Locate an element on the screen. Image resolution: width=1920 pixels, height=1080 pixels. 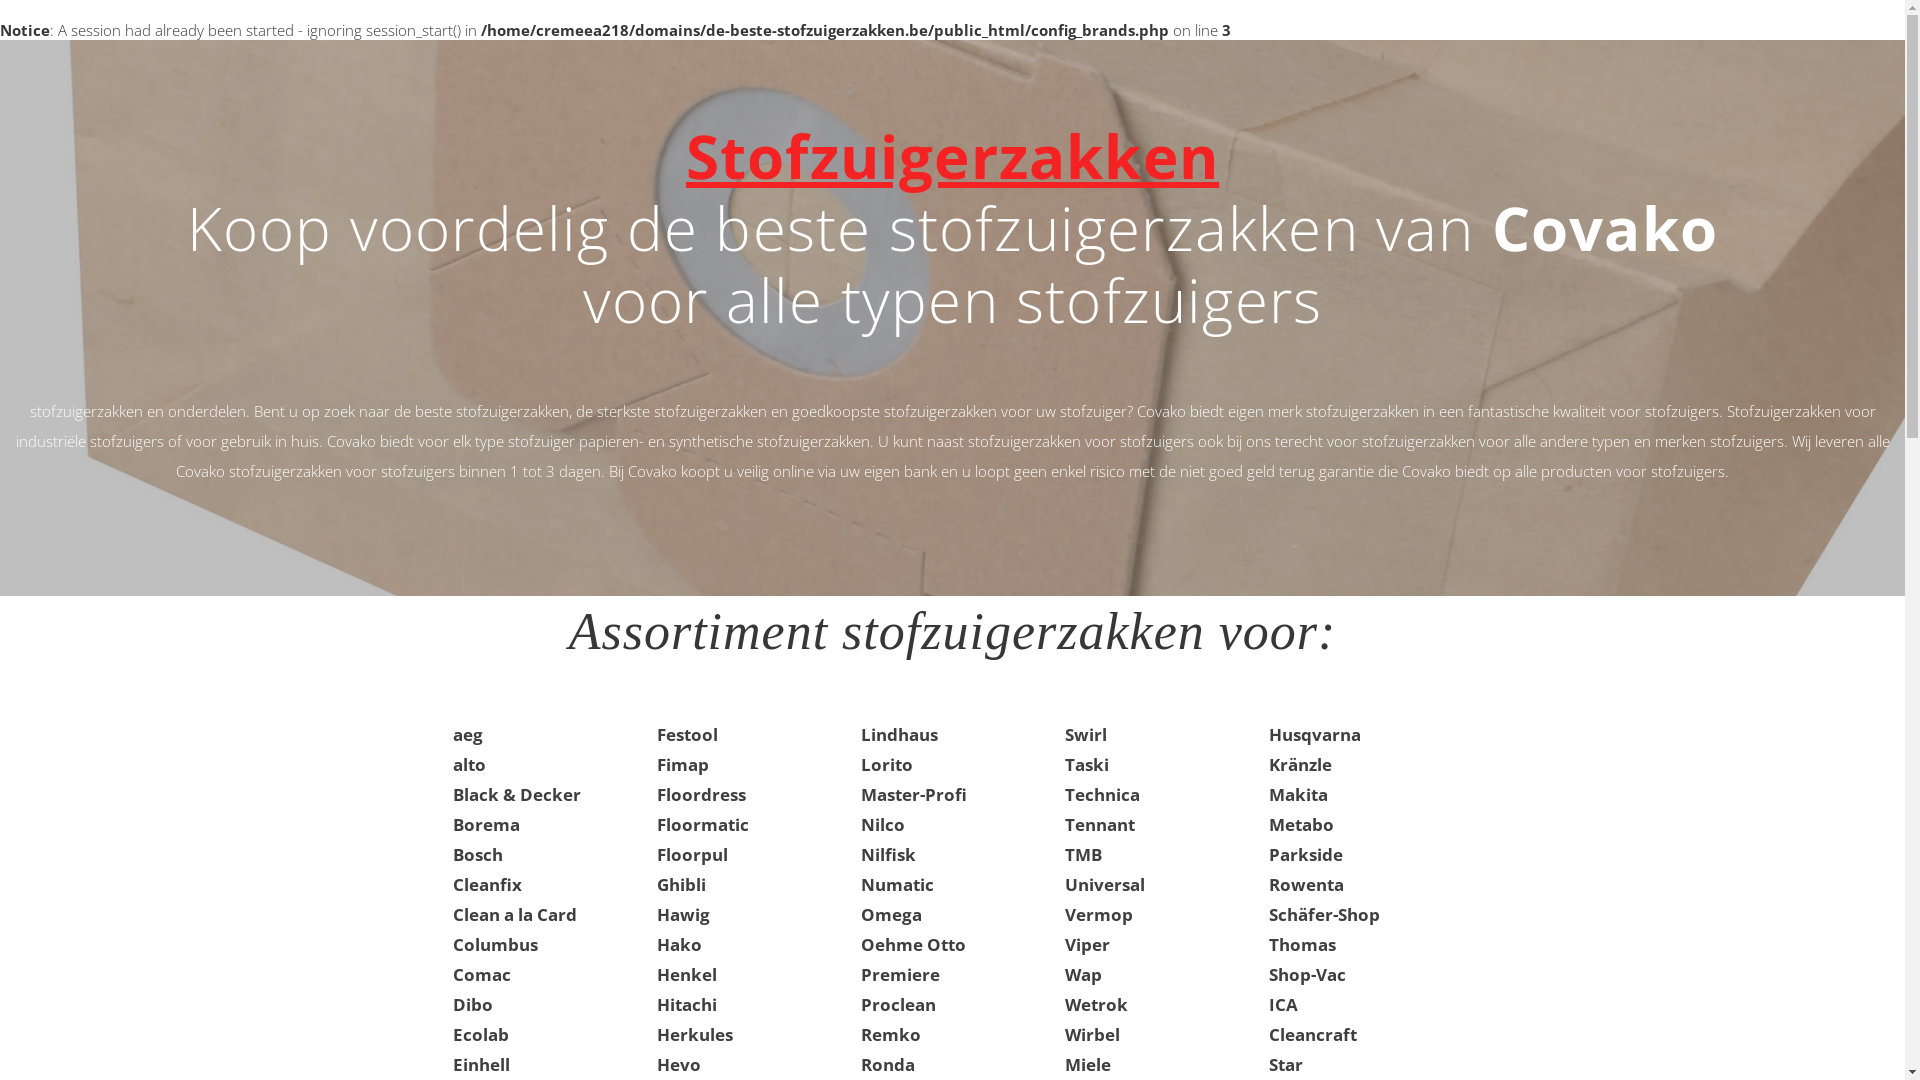
'Henkel' is located at coordinates (686, 973).